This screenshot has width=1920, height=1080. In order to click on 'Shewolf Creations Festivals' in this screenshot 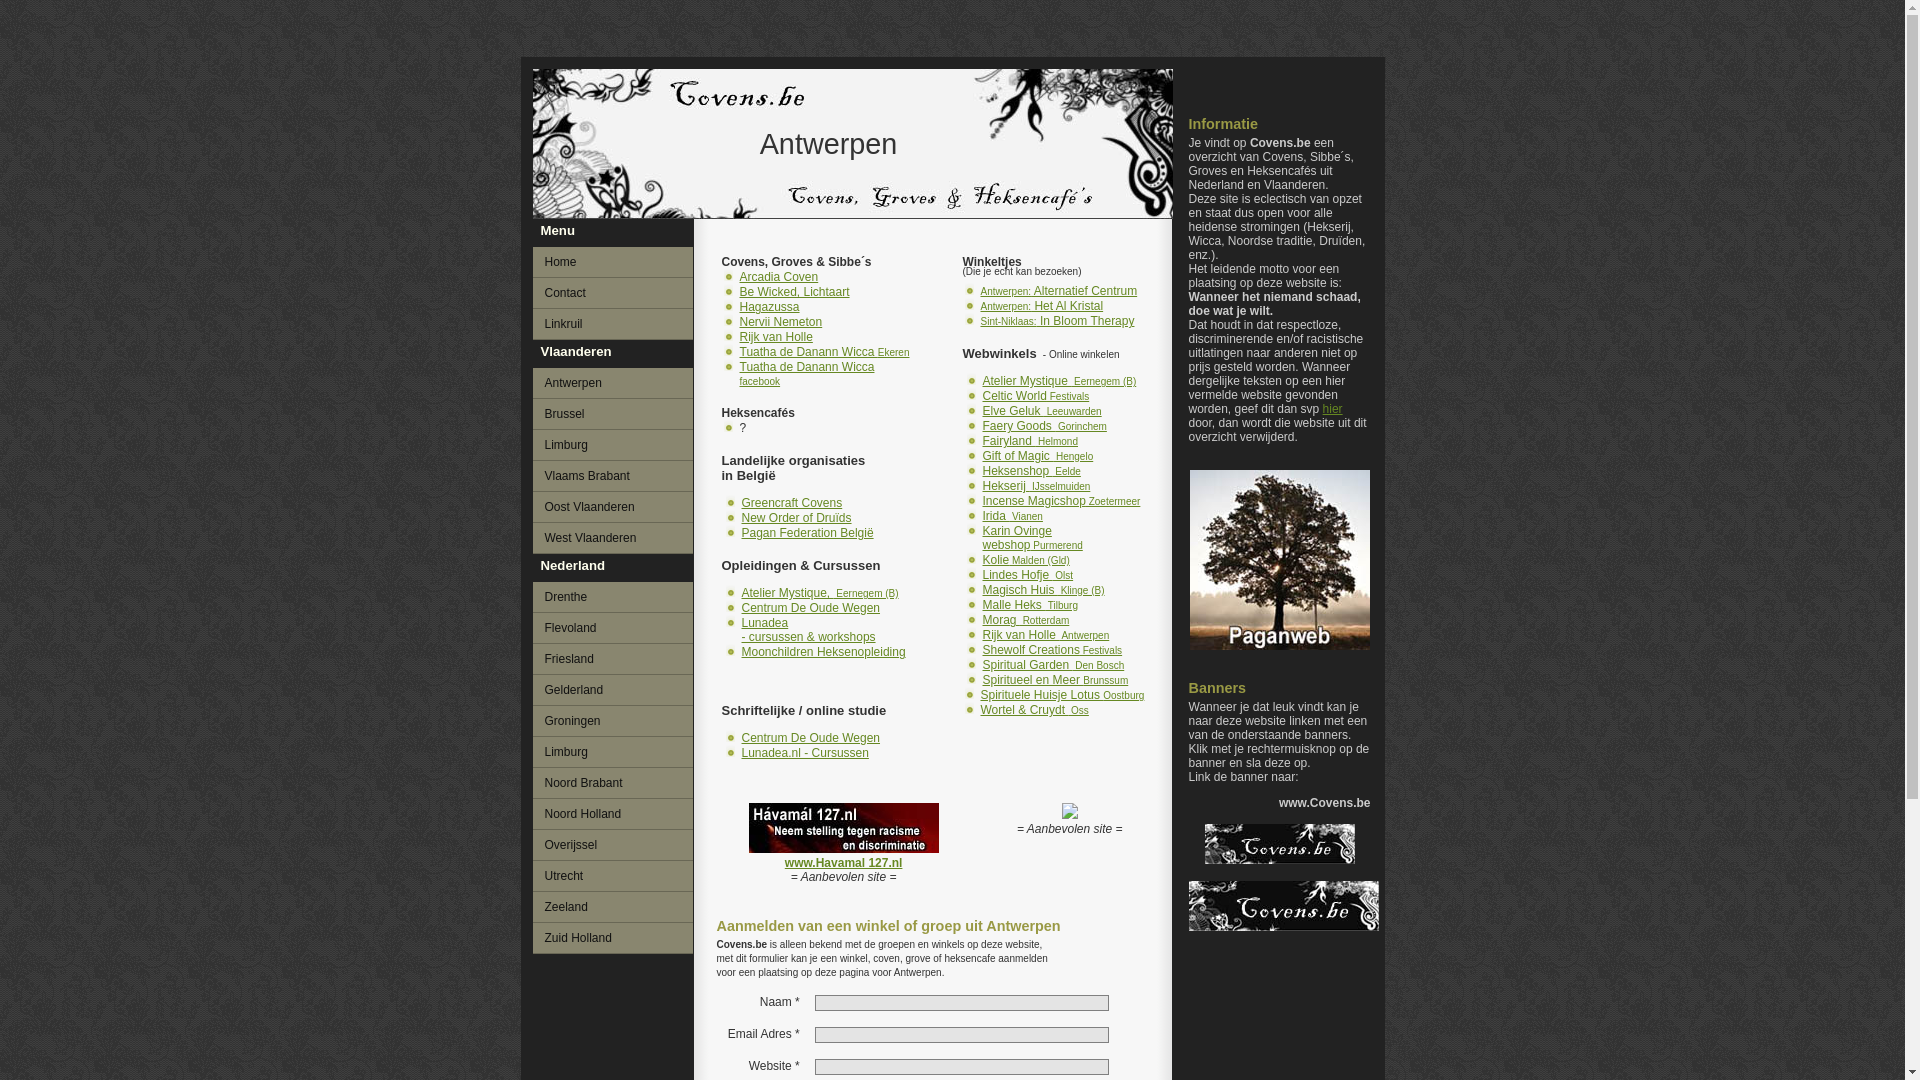, I will do `click(1050, 650)`.